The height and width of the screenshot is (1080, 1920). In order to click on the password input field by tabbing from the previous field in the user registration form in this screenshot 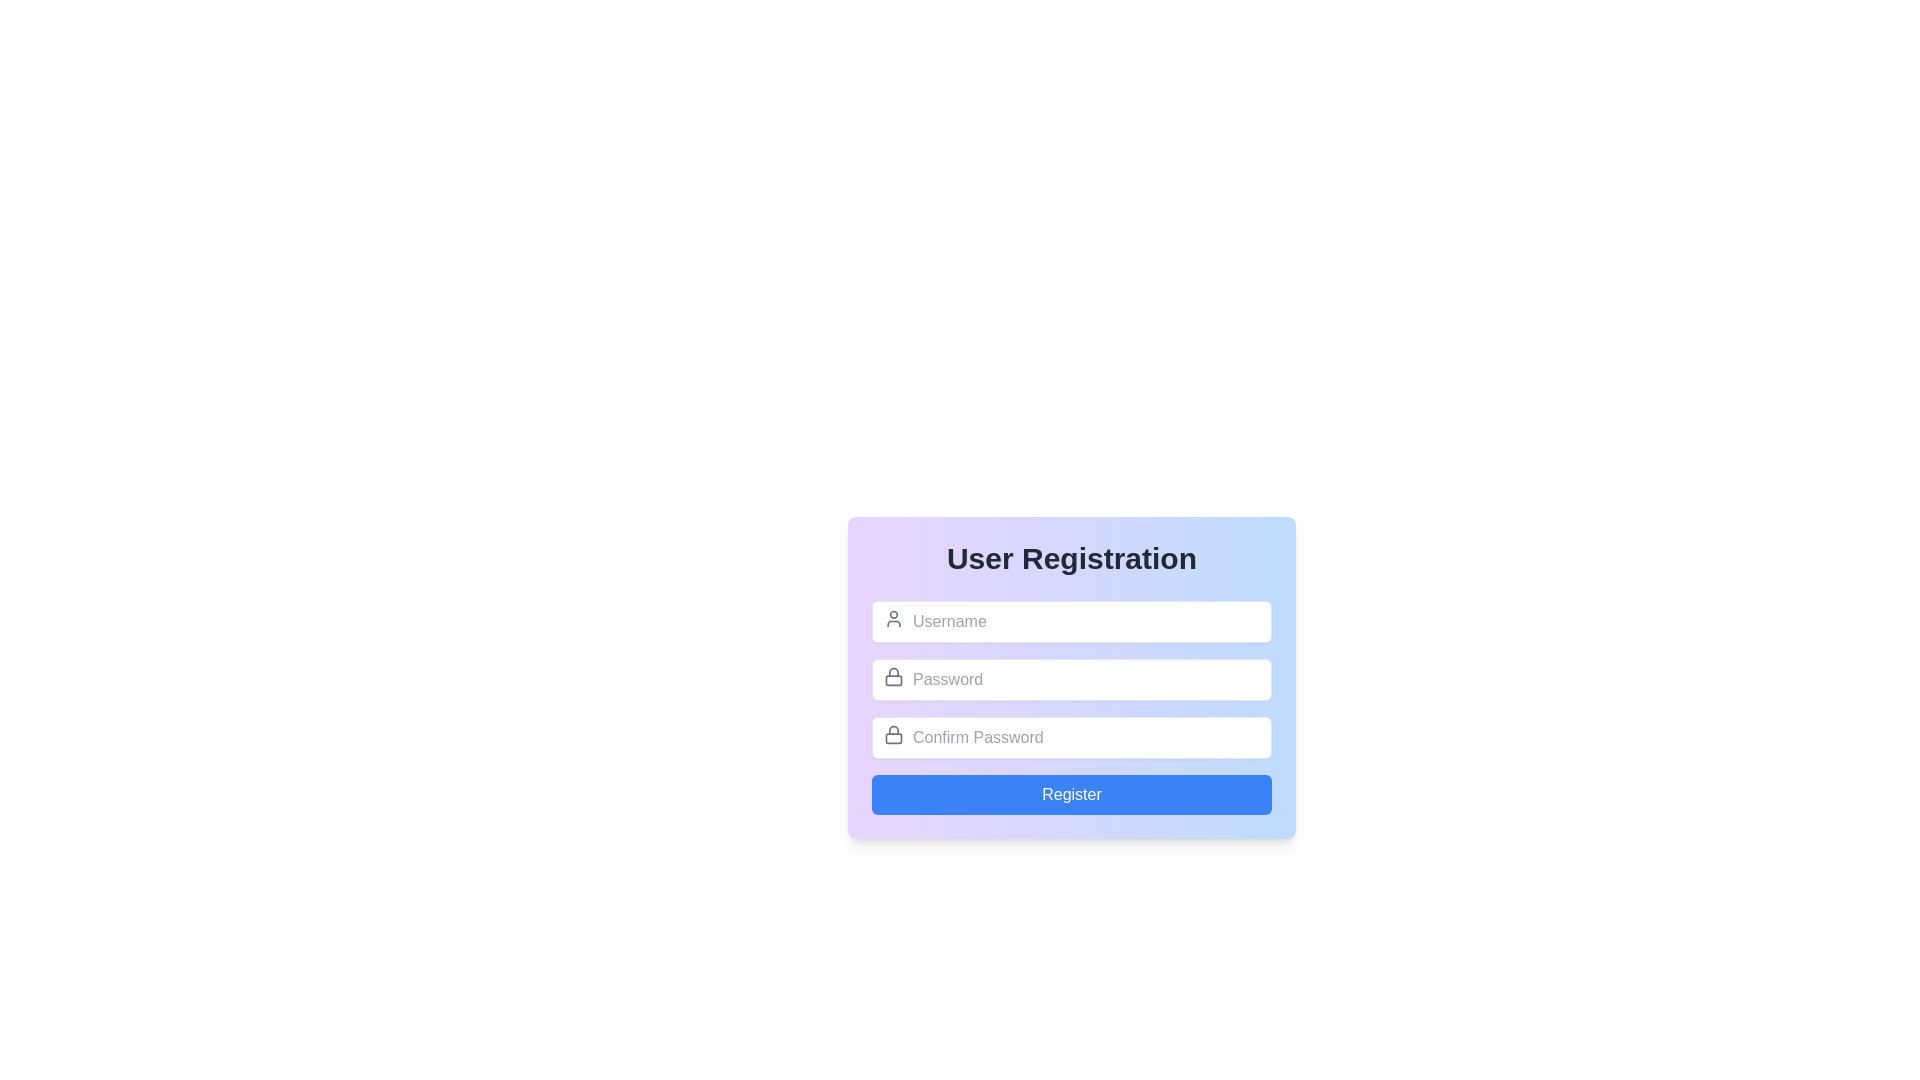, I will do `click(1070, 678)`.